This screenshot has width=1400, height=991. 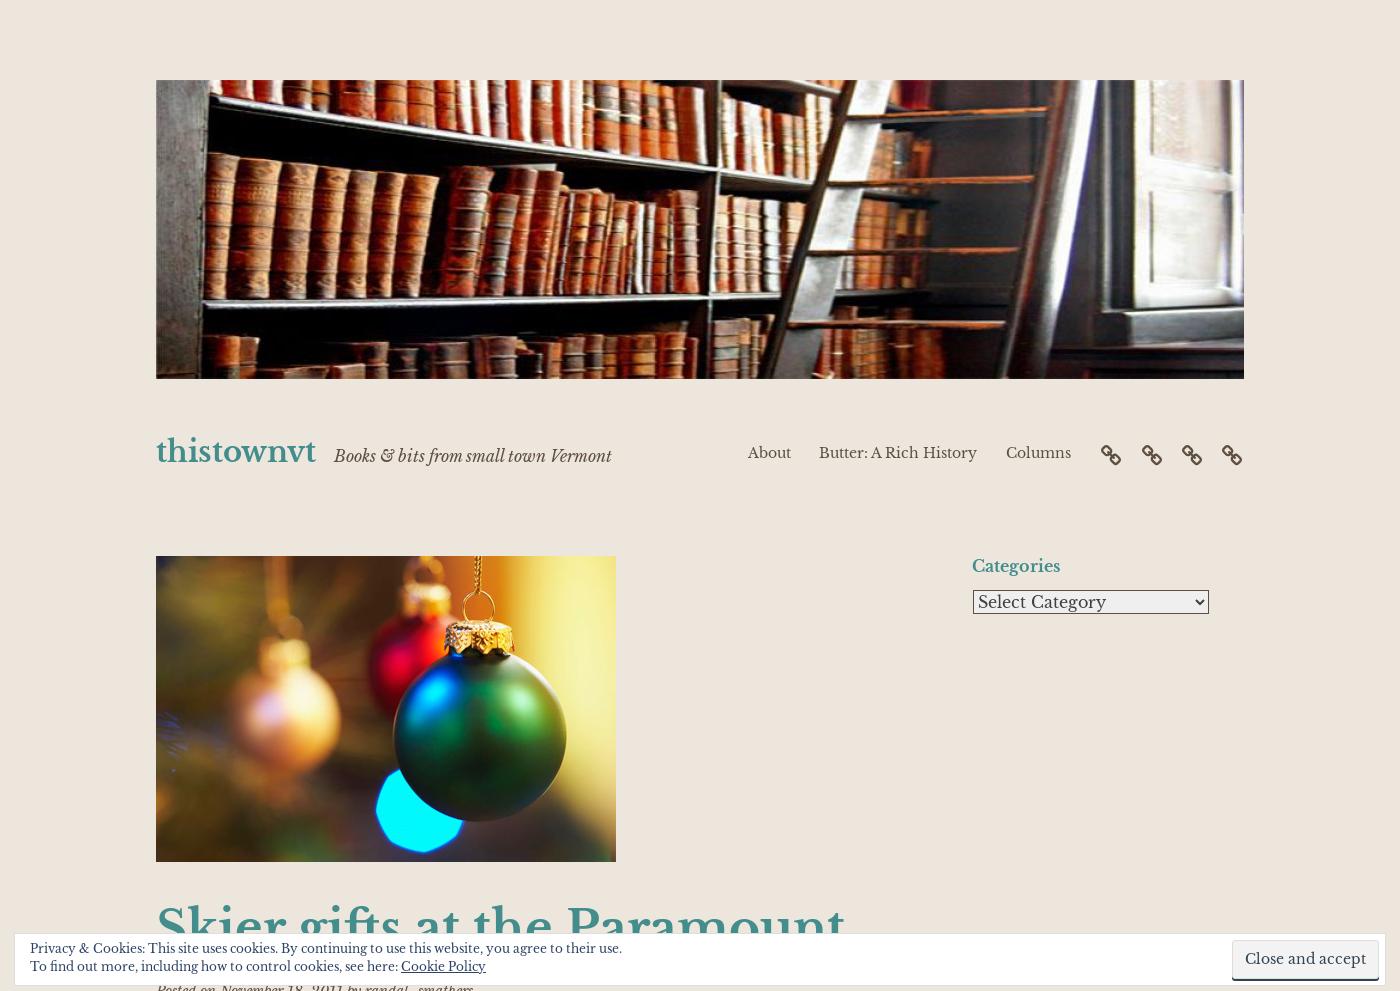 I want to click on 'About', so click(x=768, y=451).